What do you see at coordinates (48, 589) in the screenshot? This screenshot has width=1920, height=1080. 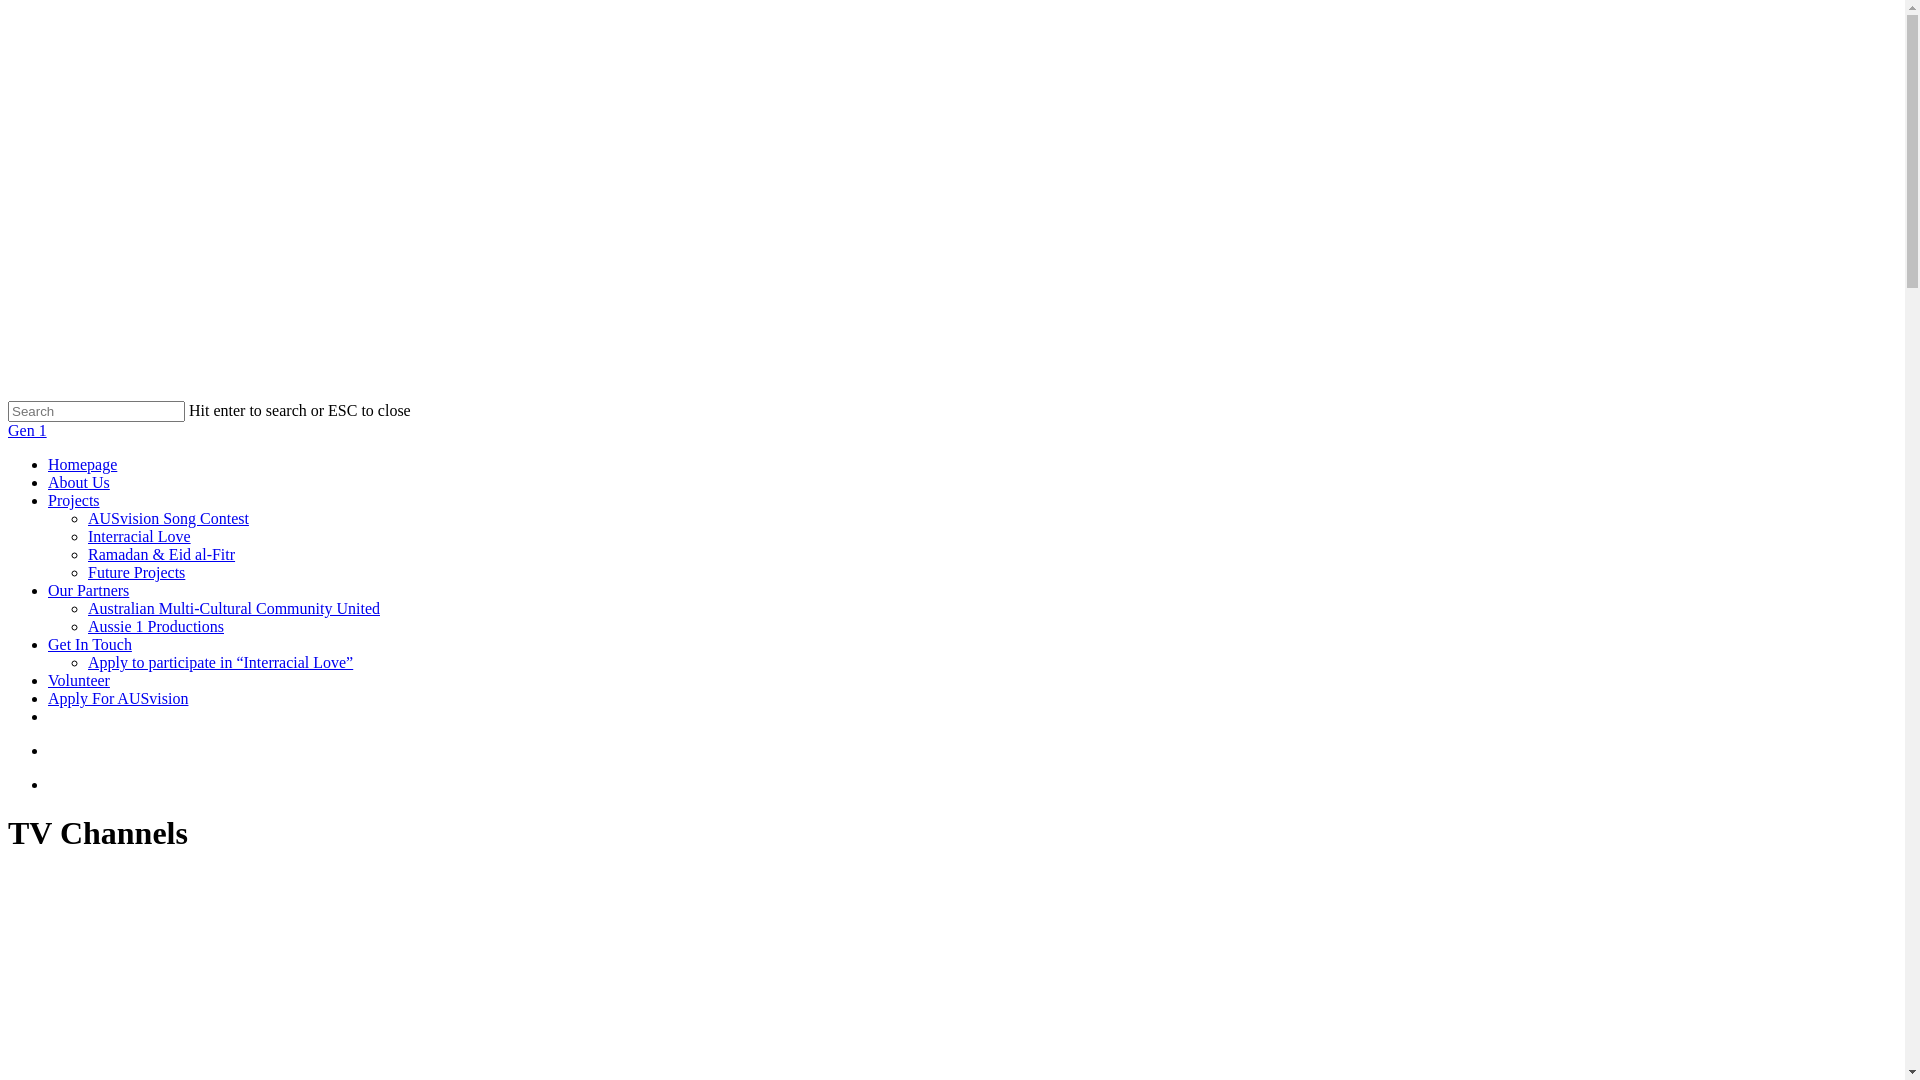 I see `'Our Partners'` at bounding box center [48, 589].